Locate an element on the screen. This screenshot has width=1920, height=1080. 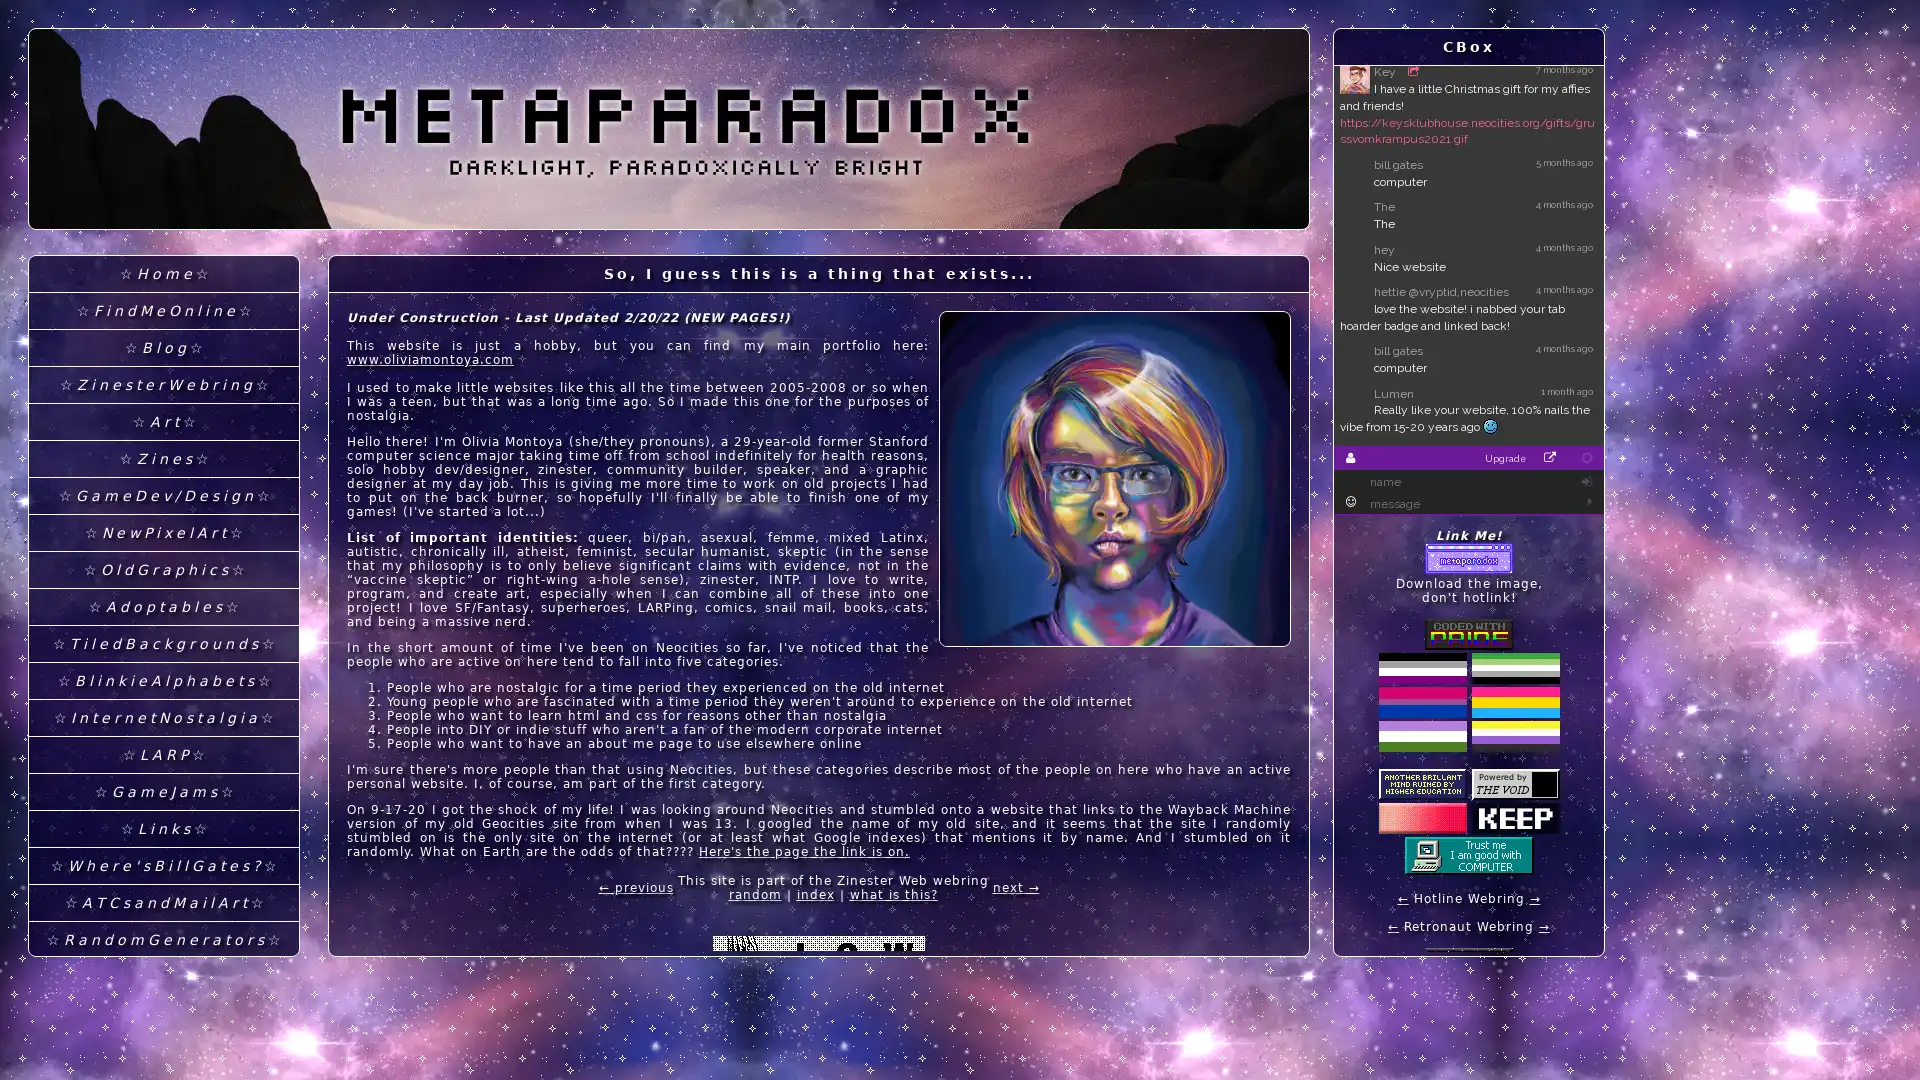
Z i n e s is located at coordinates (163, 459).